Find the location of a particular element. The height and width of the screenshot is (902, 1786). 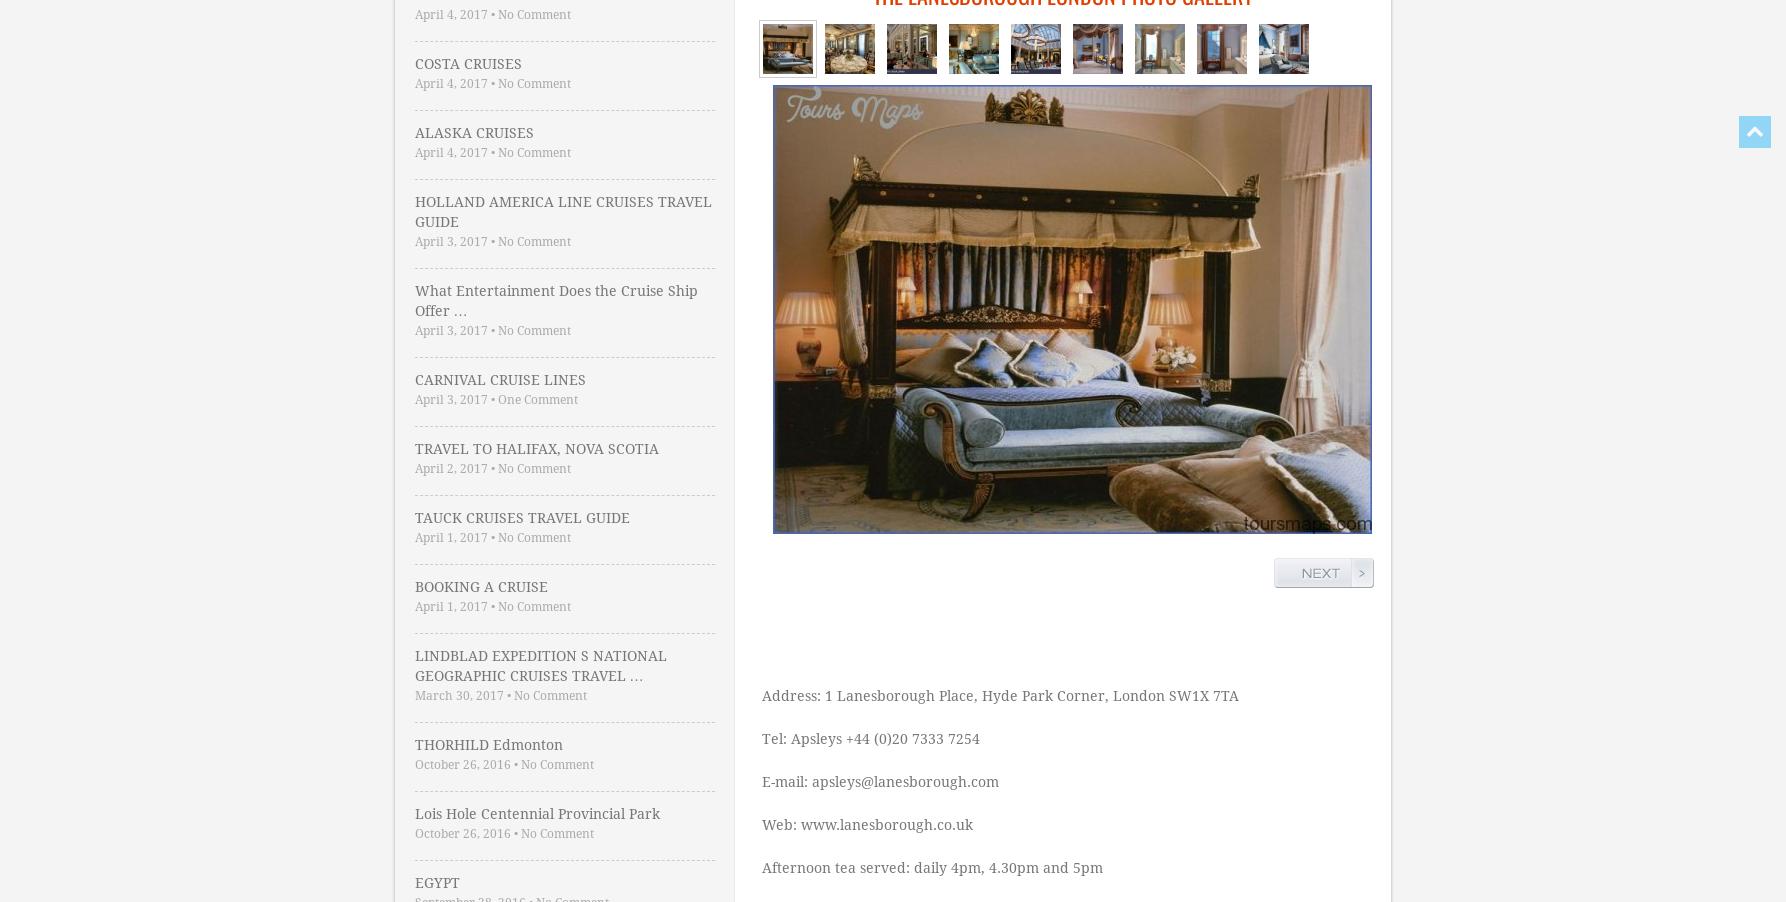

'April 2, 2017' is located at coordinates (449, 468).